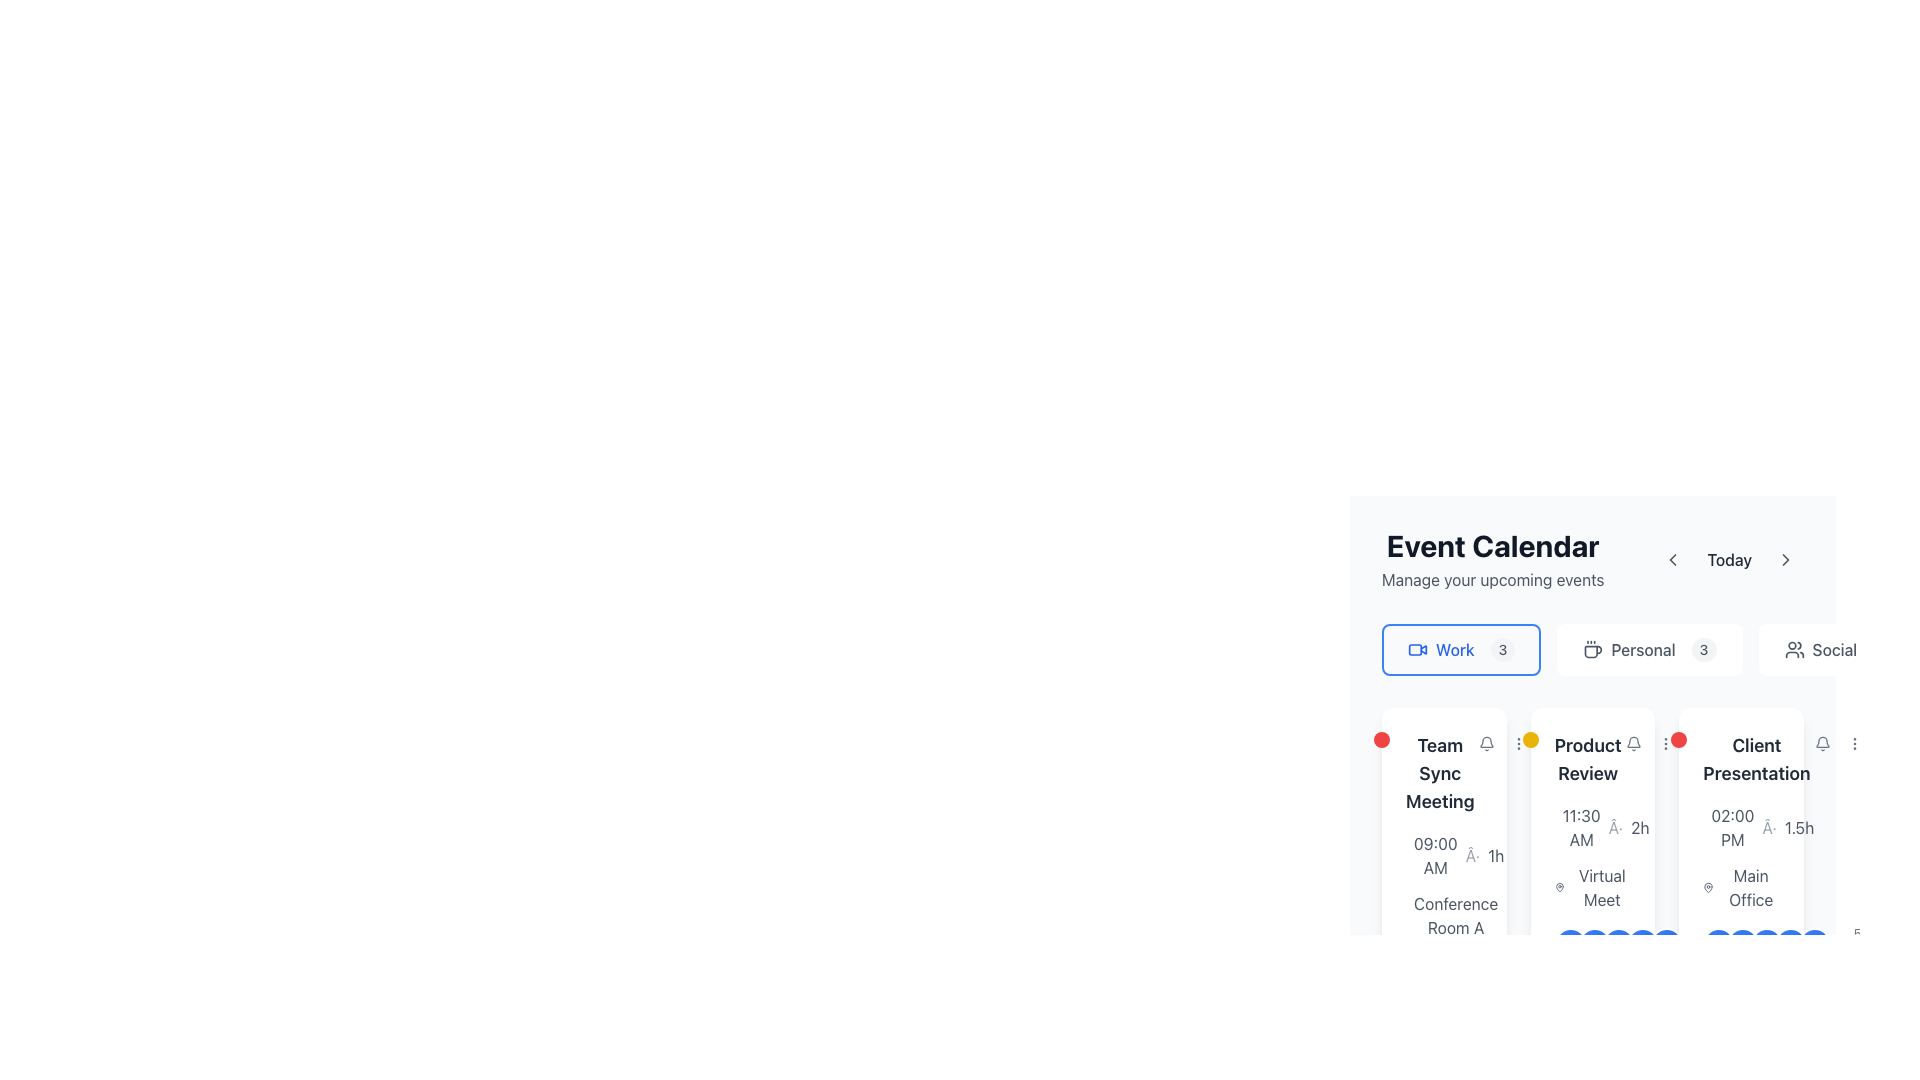 The image size is (1920, 1080). I want to click on the text element displaying the title 'Product Review' which is the main heading for the card in the 'Event Calendar' section, so click(1587, 759).